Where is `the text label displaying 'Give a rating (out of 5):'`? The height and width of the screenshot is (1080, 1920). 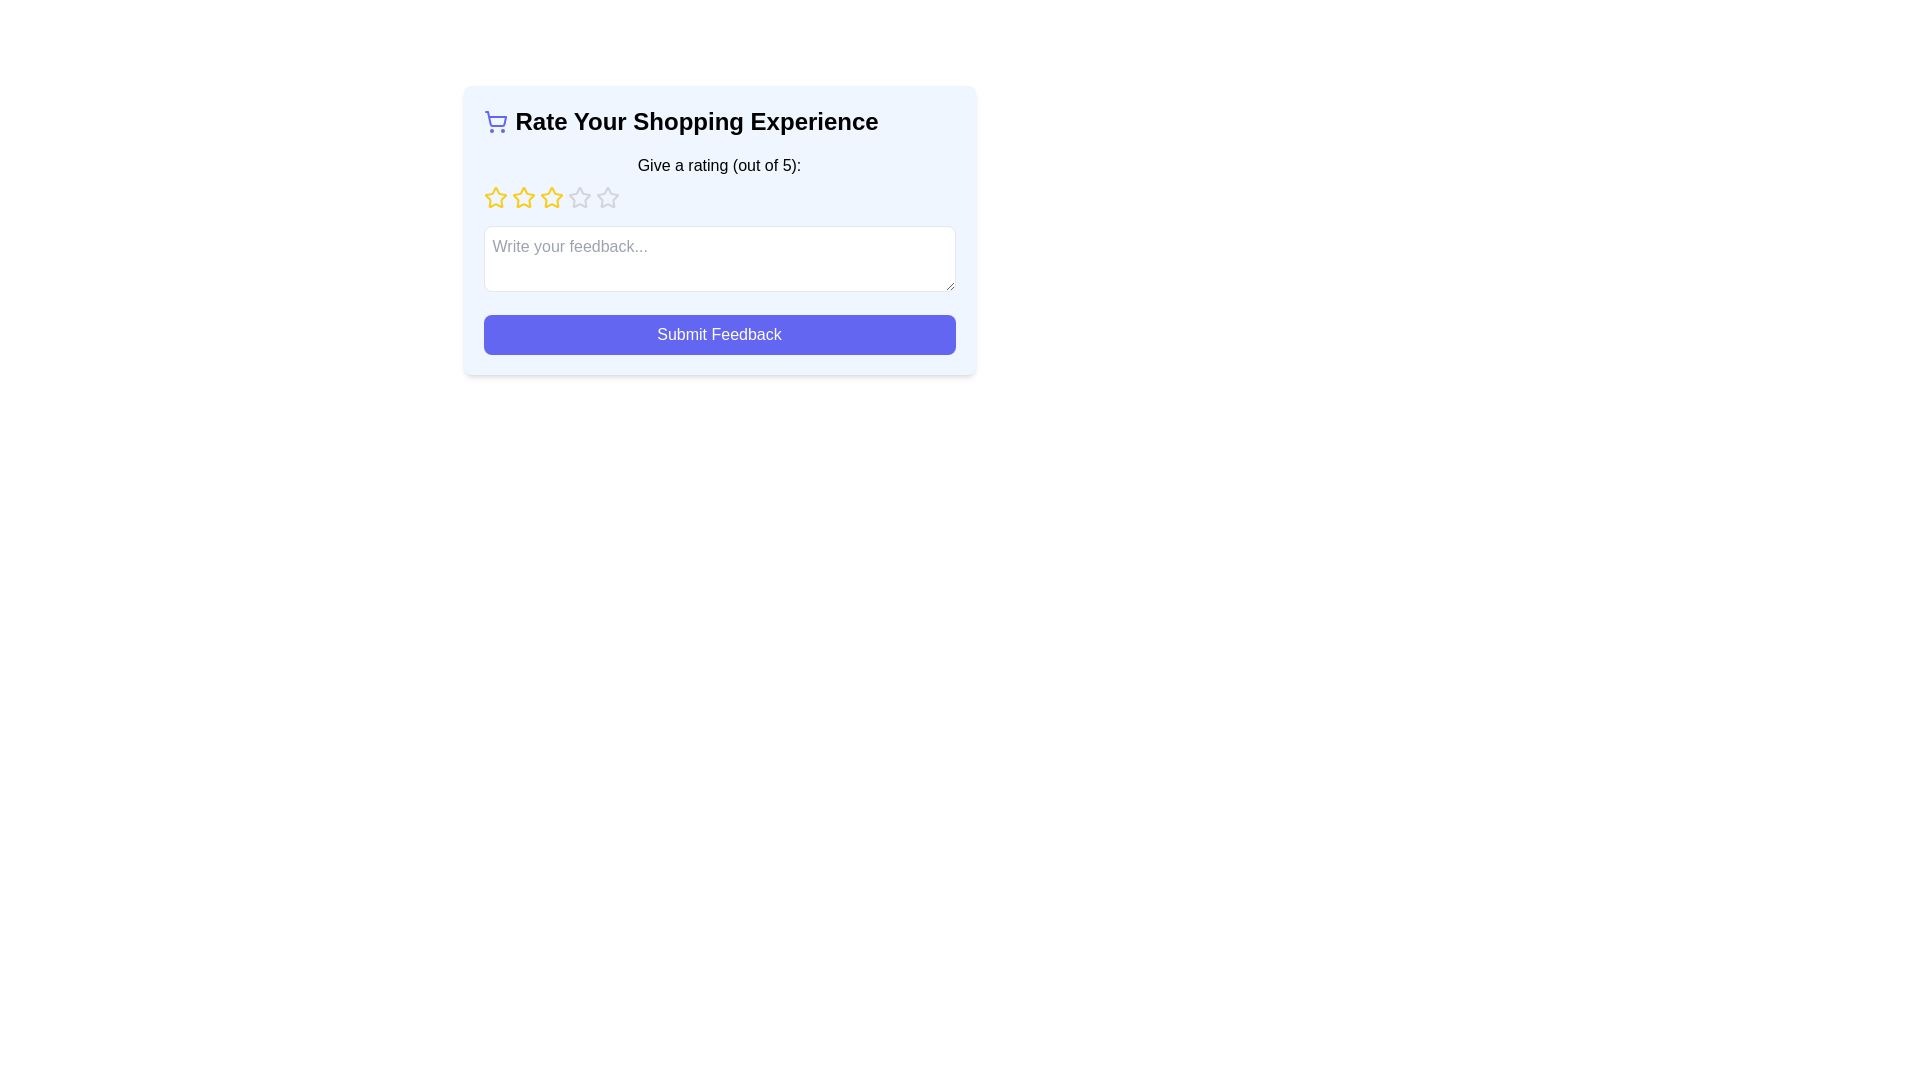 the text label displaying 'Give a rating (out of 5):' is located at coordinates (719, 164).